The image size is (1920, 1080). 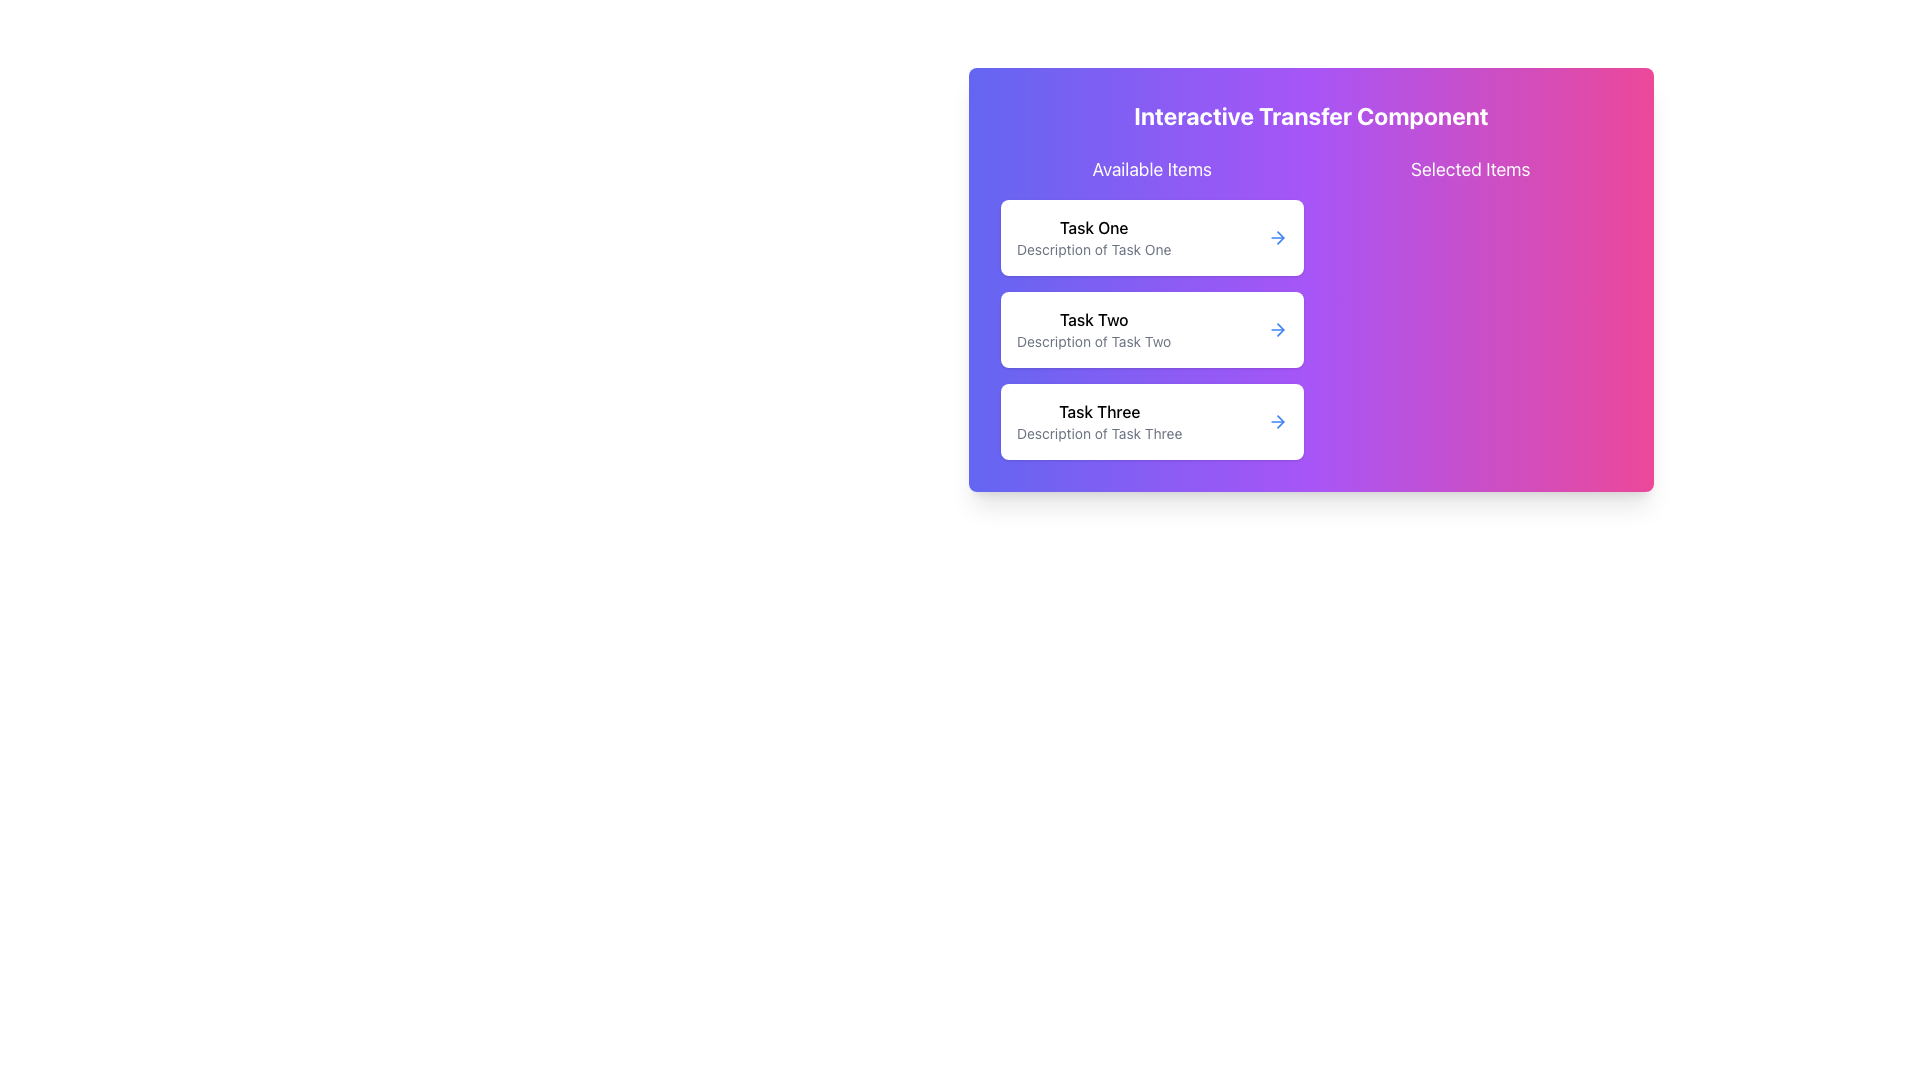 What do you see at coordinates (1093, 226) in the screenshot?
I see `text content of the title element located at the top of the list in the 'Available Items' column of the 'Interactive Transfer Component' panel` at bounding box center [1093, 226].